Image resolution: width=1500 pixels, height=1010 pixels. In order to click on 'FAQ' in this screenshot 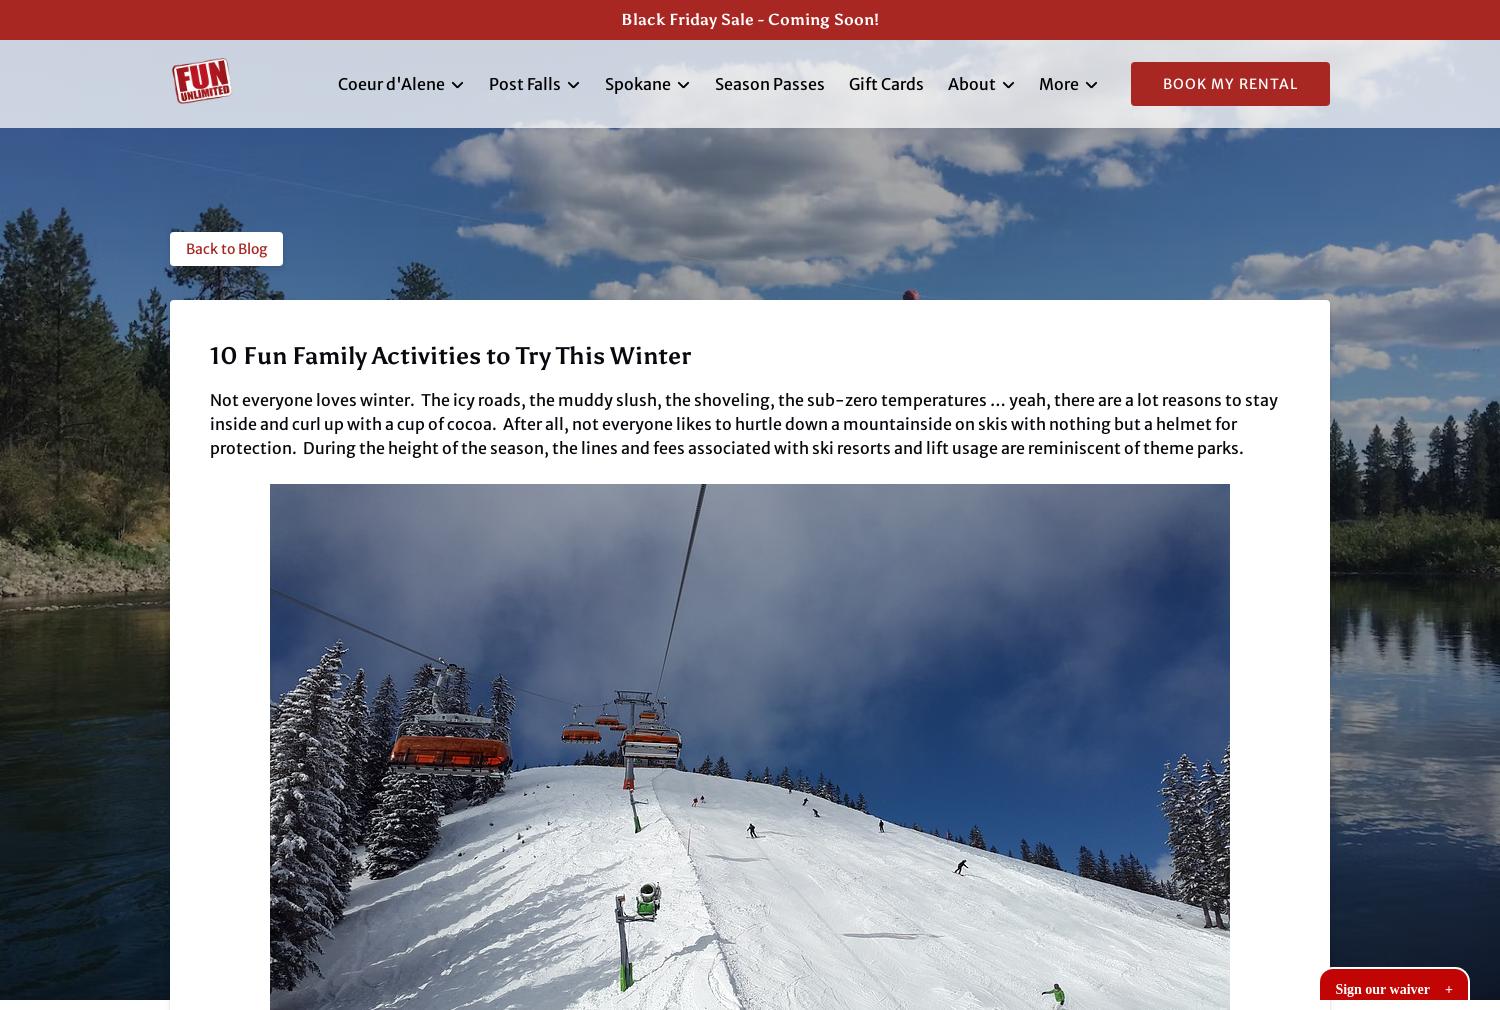, I will do `click(975, 177)`.